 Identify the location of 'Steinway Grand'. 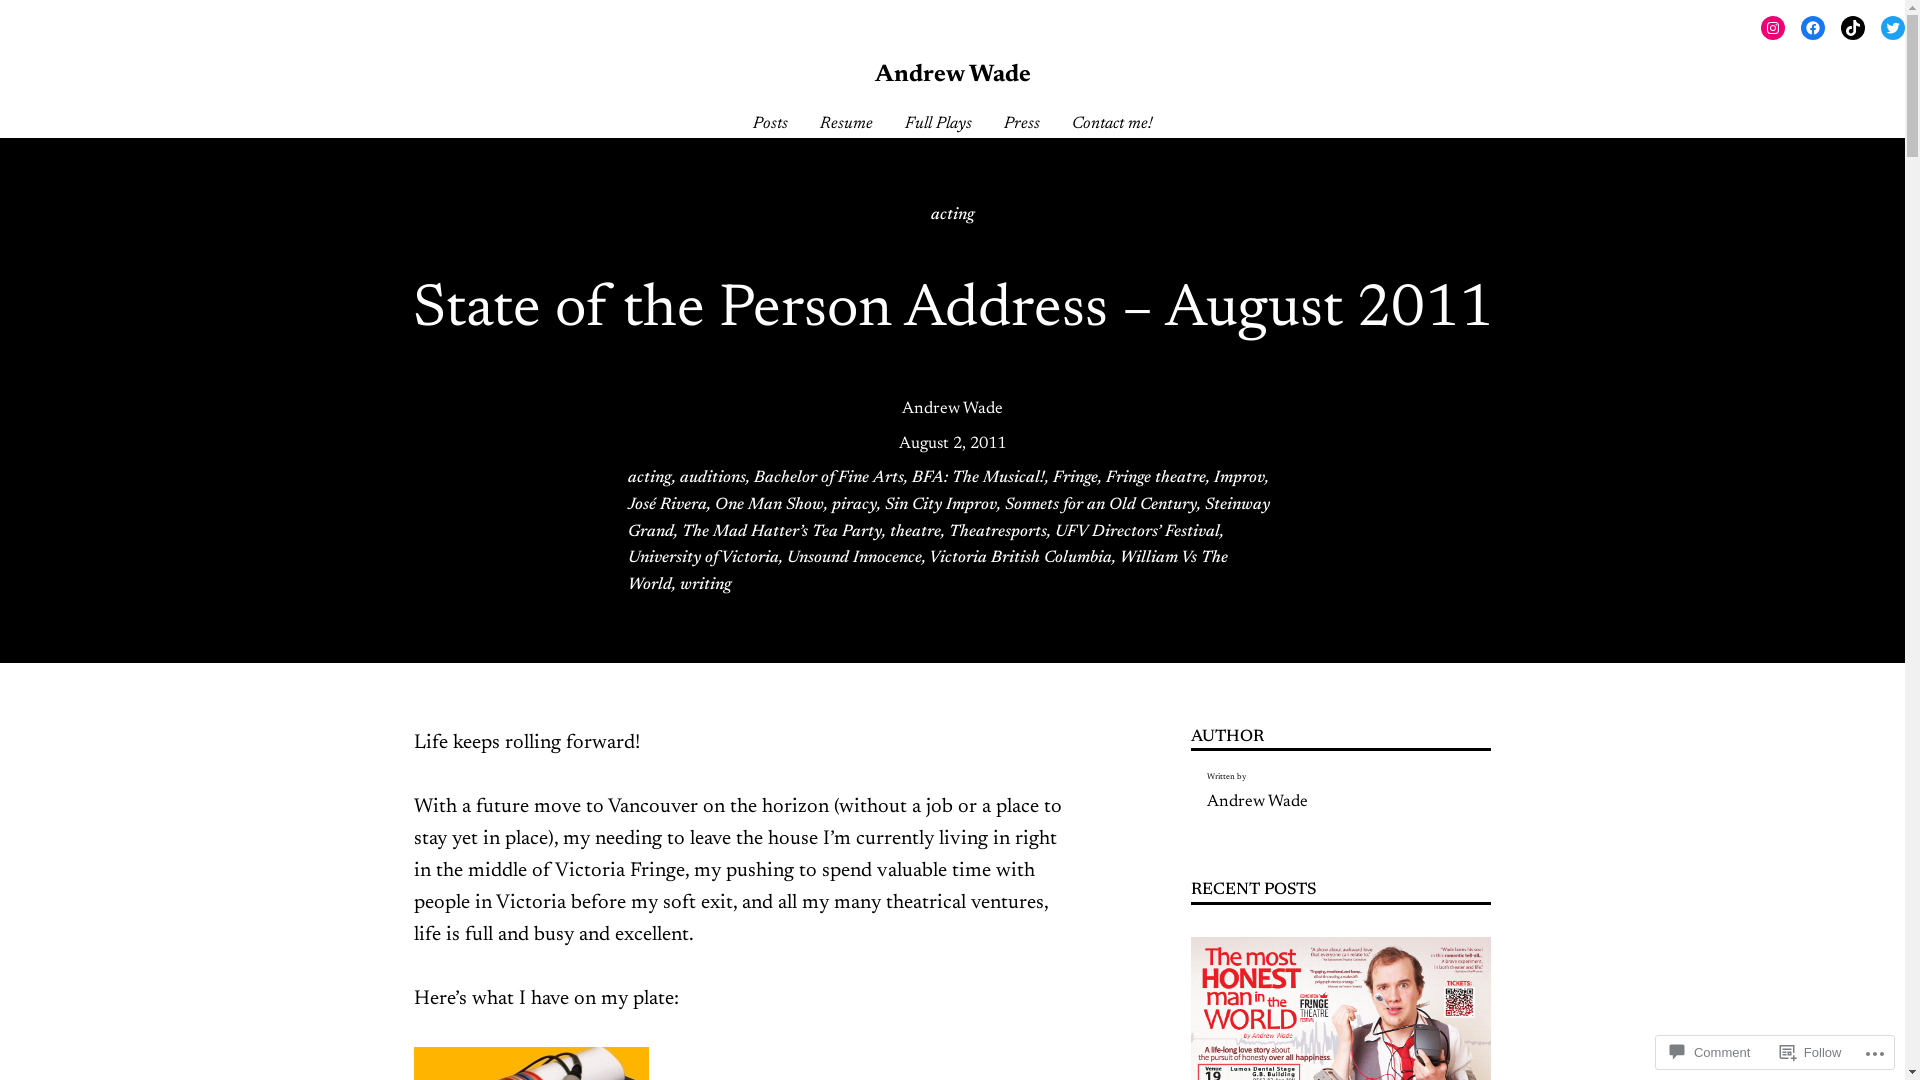
(627, 517).